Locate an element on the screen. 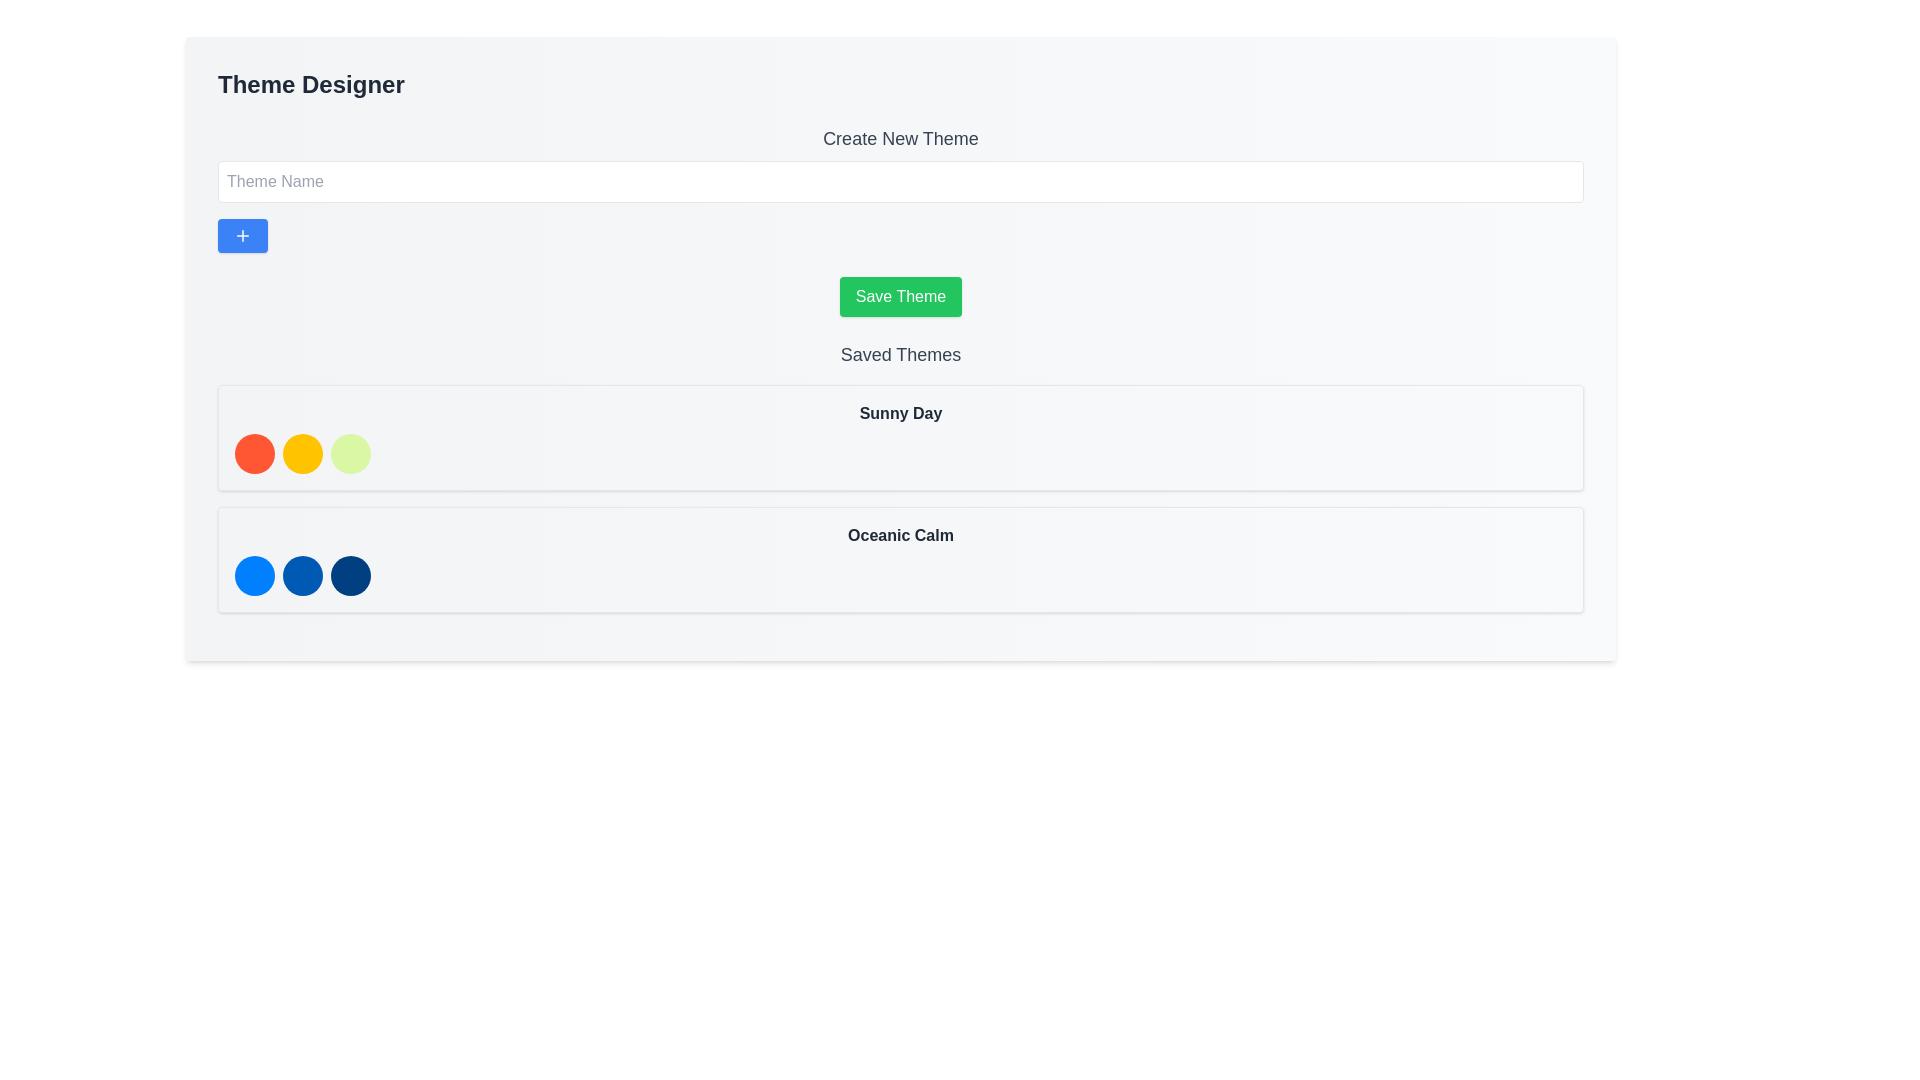  the first light blue circular color indicator in the 'Oceanic Calm' theme section is located at coordinates (253, 575).